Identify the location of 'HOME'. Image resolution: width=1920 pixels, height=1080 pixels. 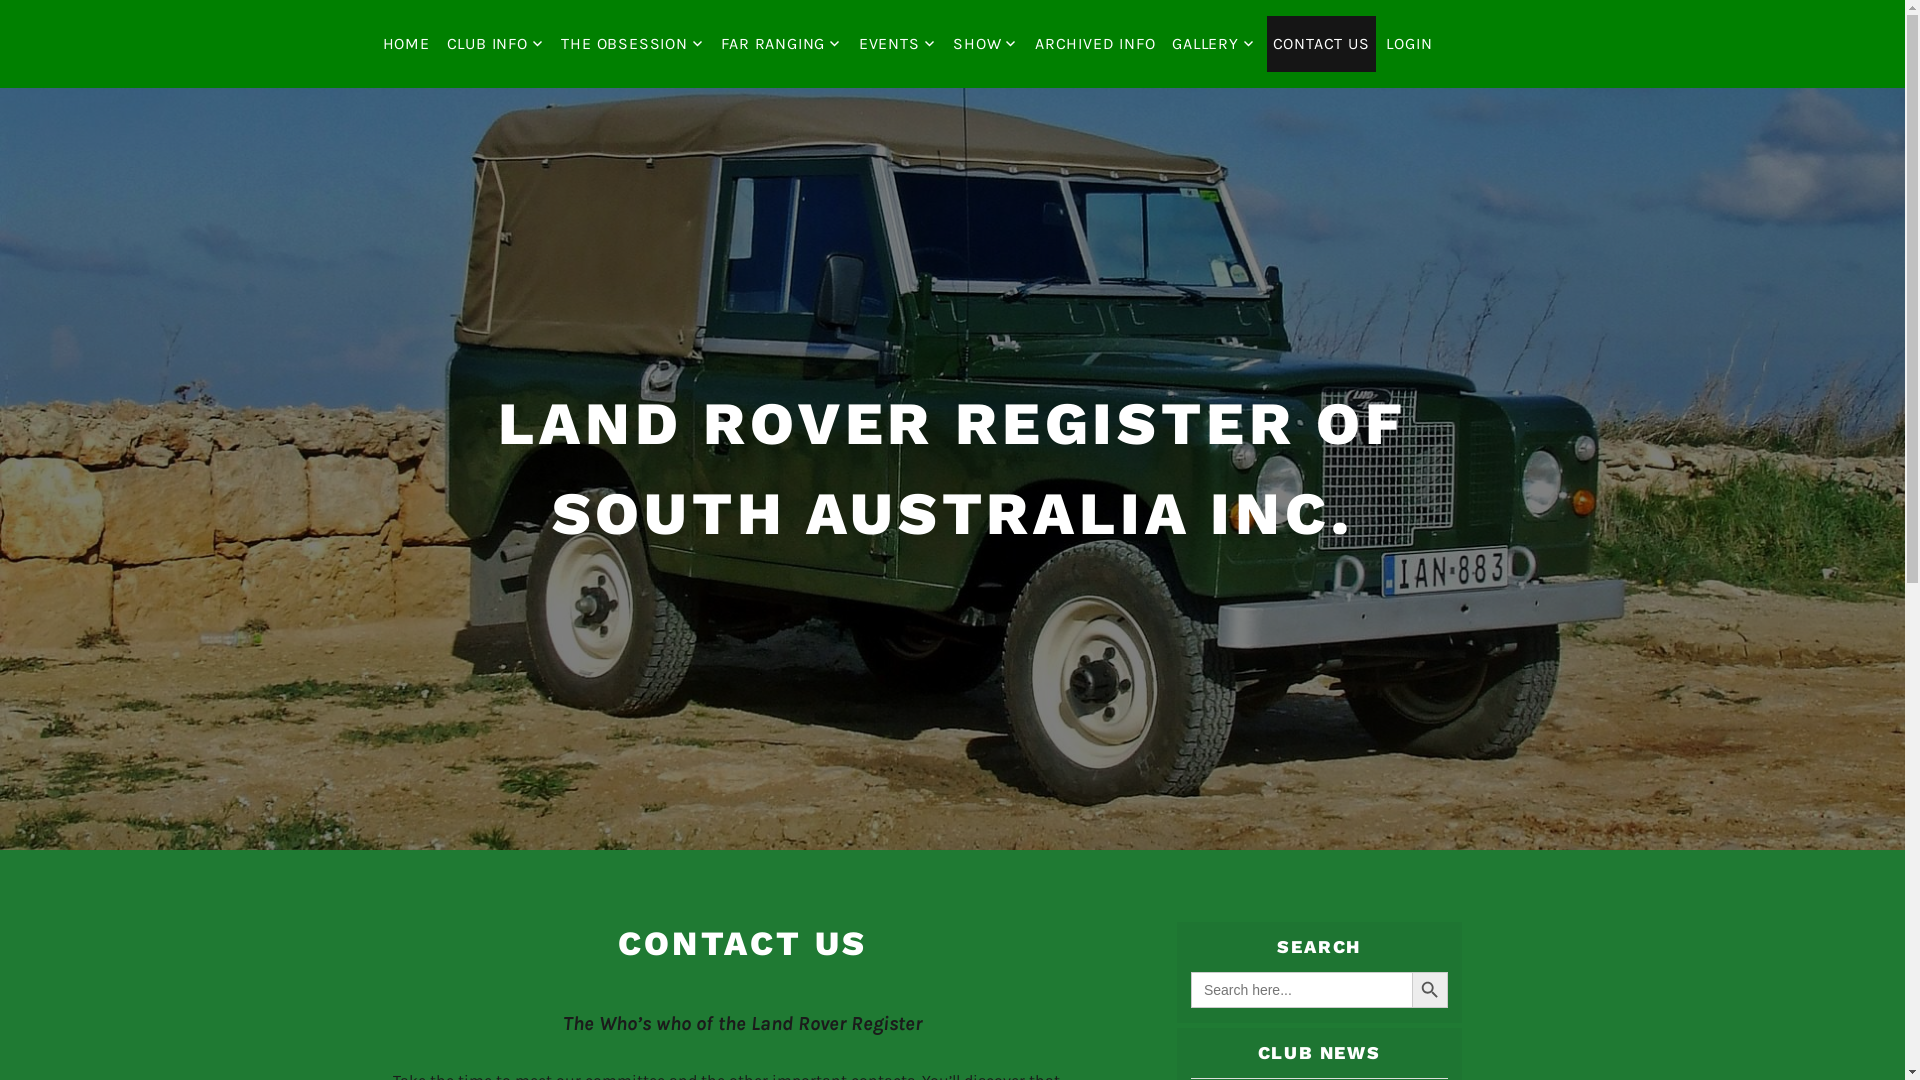
(404, 43).